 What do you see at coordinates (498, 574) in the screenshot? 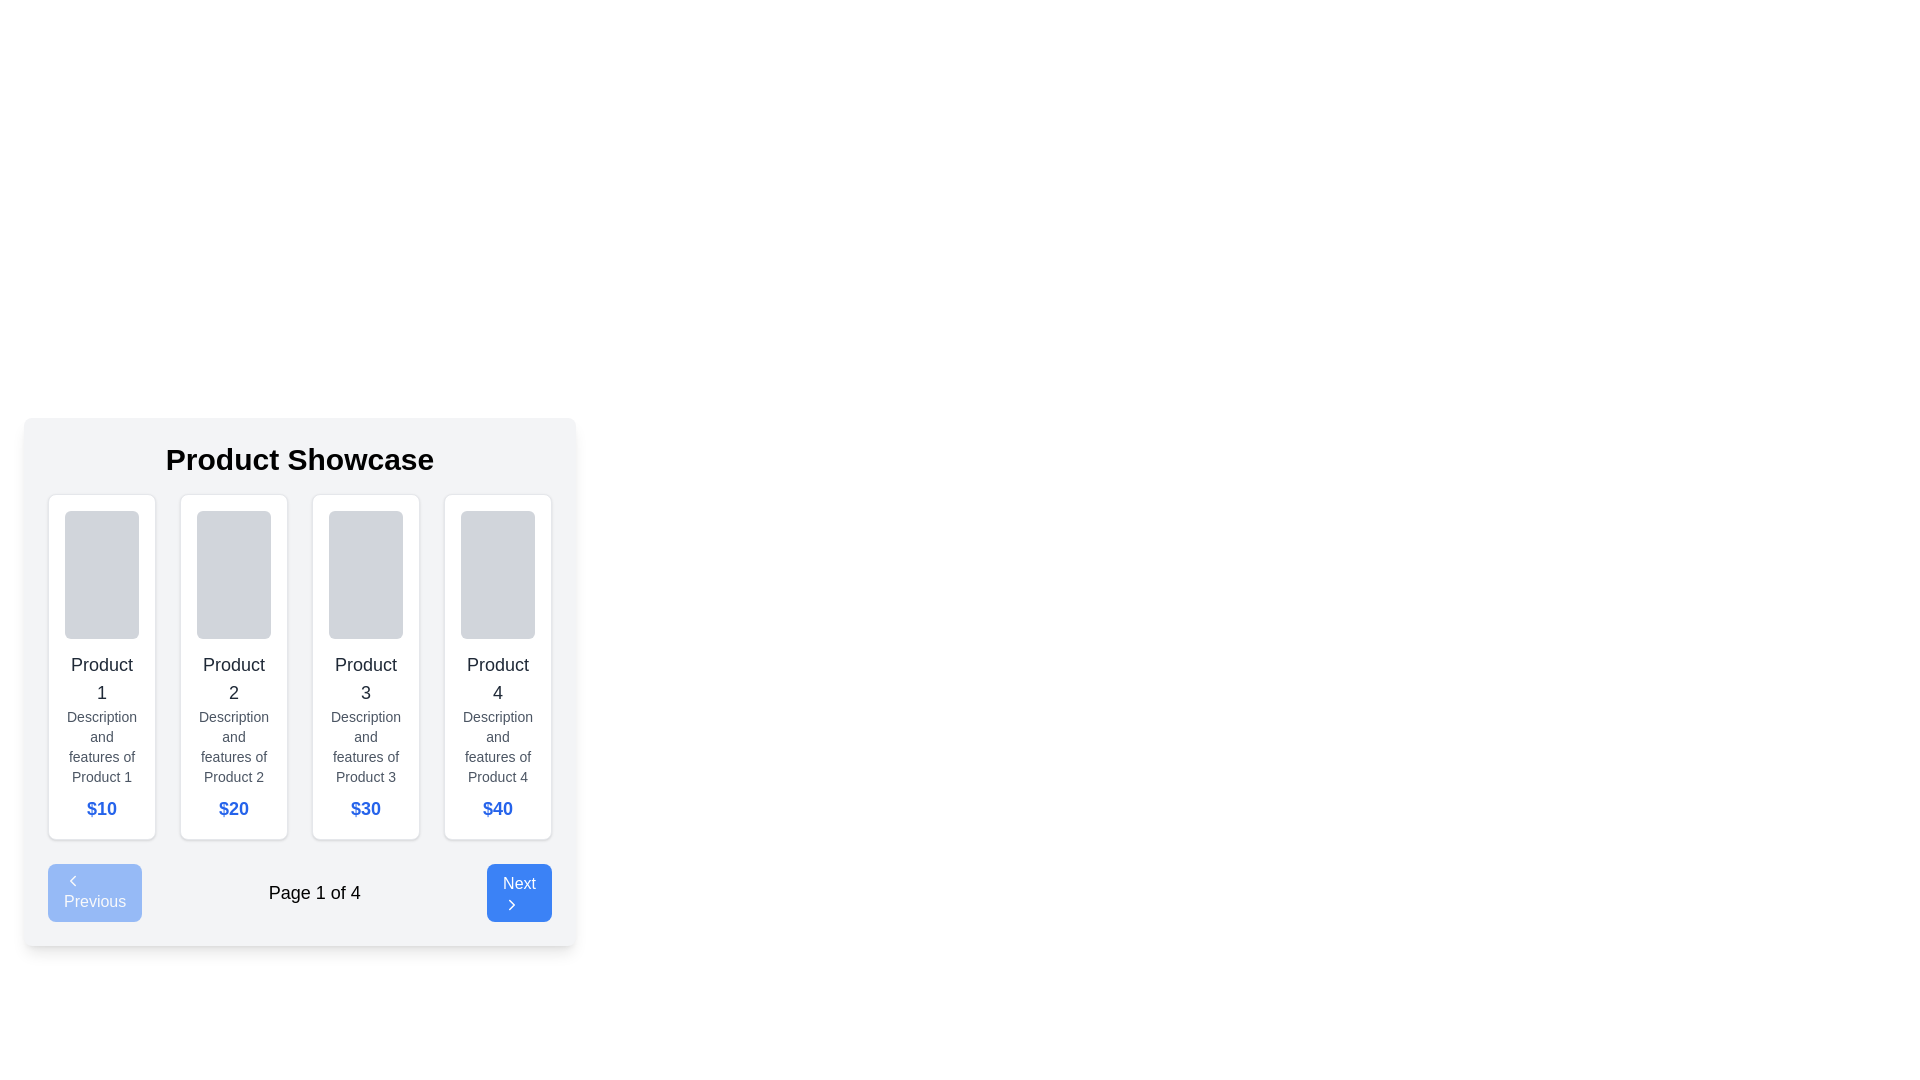
I see `the gray rectangular image placeholder with rounded corners, located at the top of the 'Product 4' section` at bounding box center [498, 574].